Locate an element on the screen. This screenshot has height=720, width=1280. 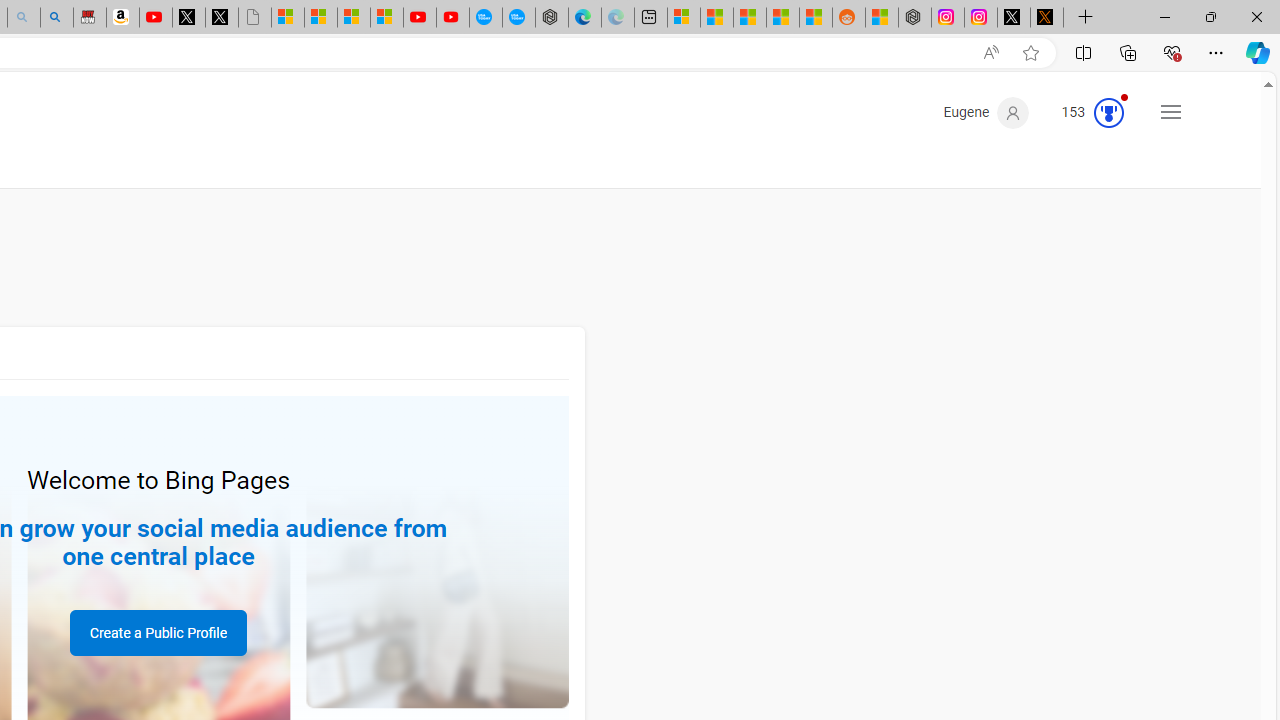
'YouTube Kids - An App Created for Kids to Explore Content' is located at coordinates (451, 17).